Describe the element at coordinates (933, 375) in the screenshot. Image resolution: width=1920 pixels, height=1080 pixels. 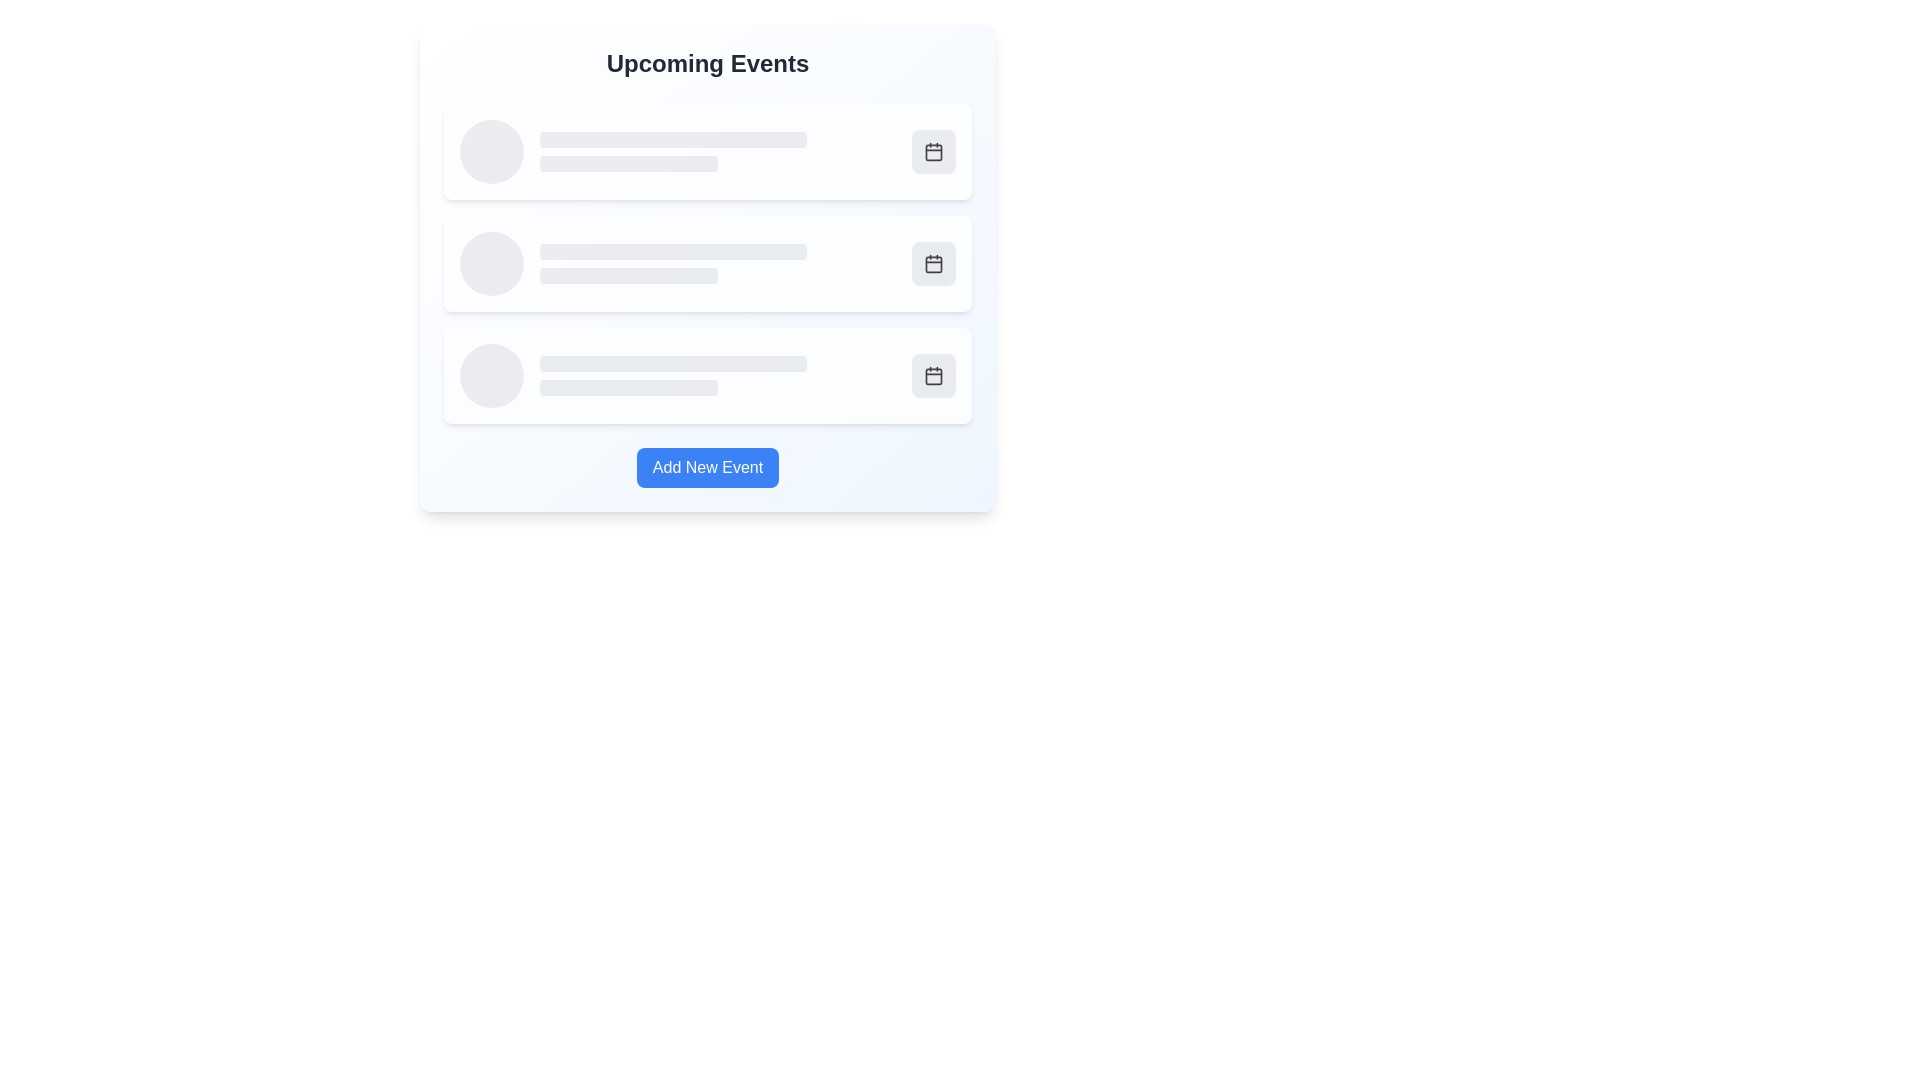
I see `the calendar icon located on the right side of the third row in the 'Upcoming Events' section` at that location.